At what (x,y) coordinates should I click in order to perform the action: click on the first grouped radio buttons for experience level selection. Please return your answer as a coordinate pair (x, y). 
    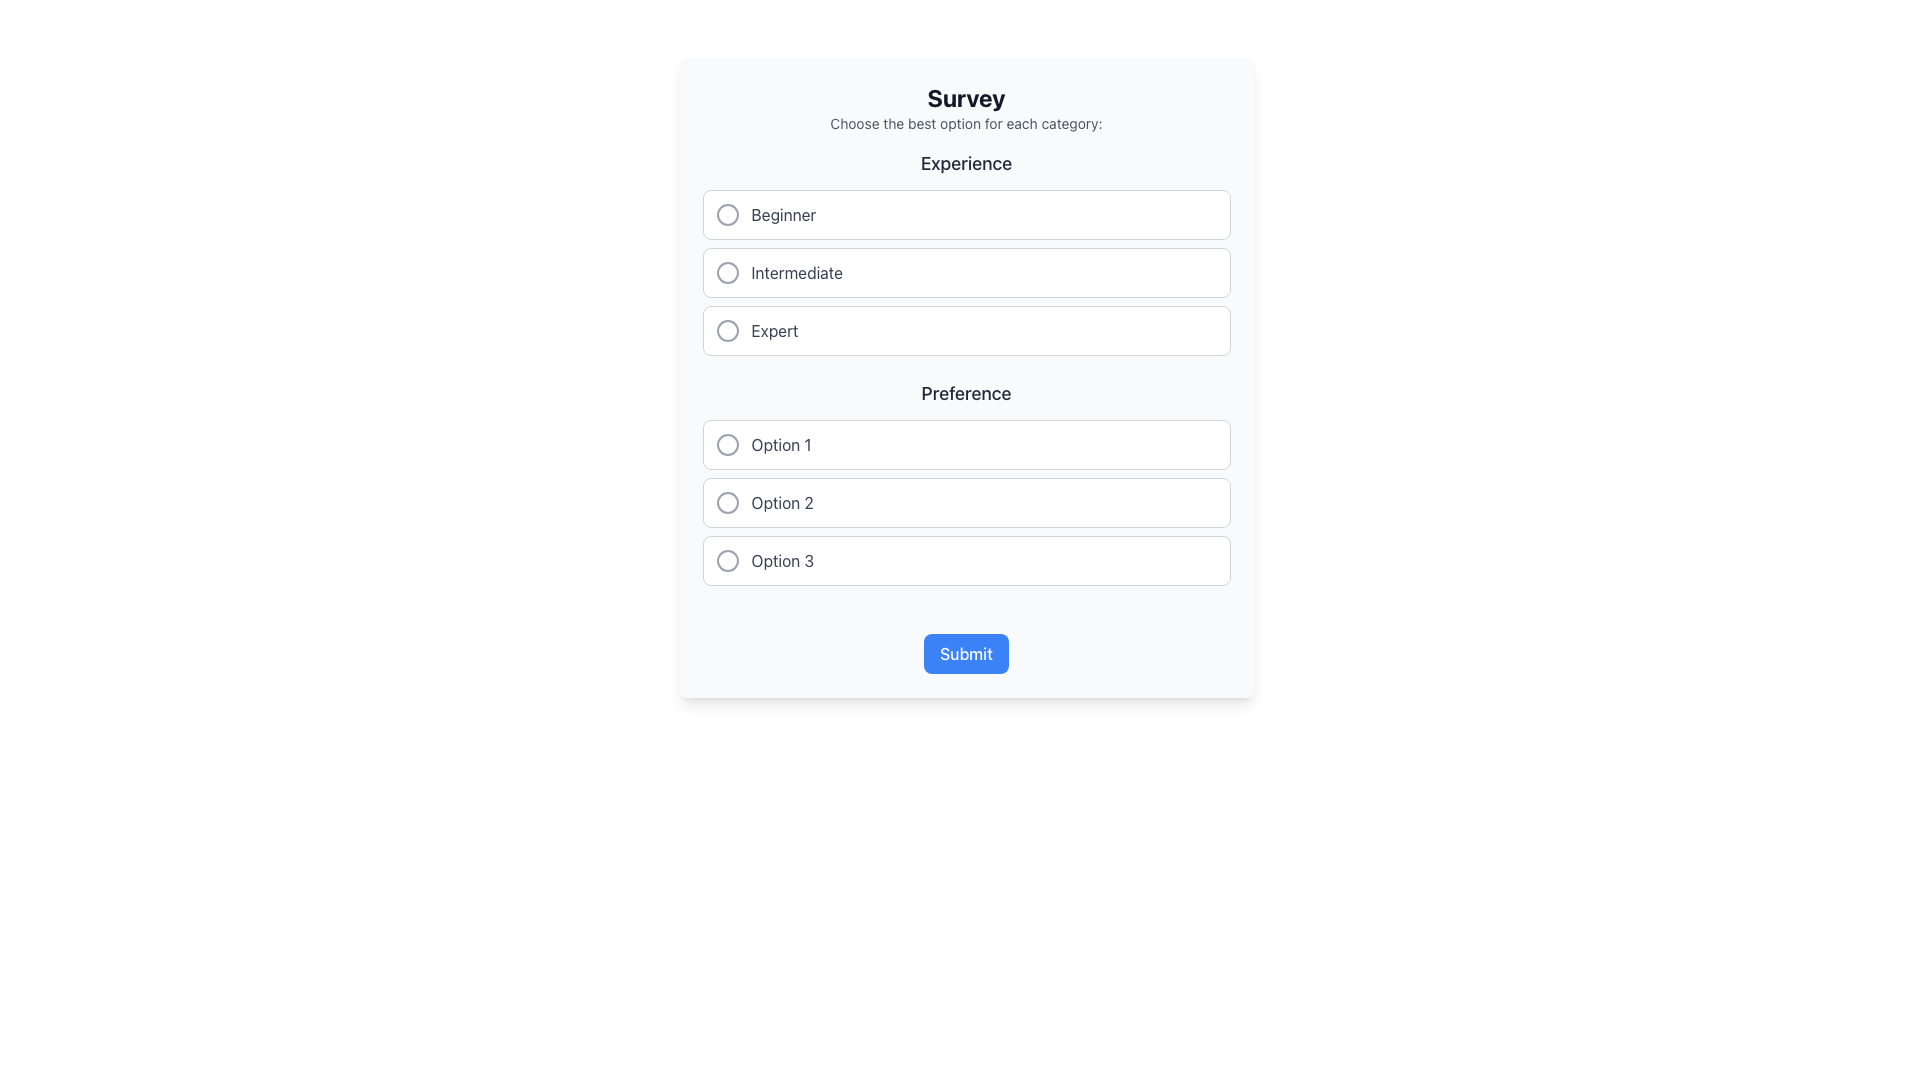
    Looking at the image, I should click on (966, 252).